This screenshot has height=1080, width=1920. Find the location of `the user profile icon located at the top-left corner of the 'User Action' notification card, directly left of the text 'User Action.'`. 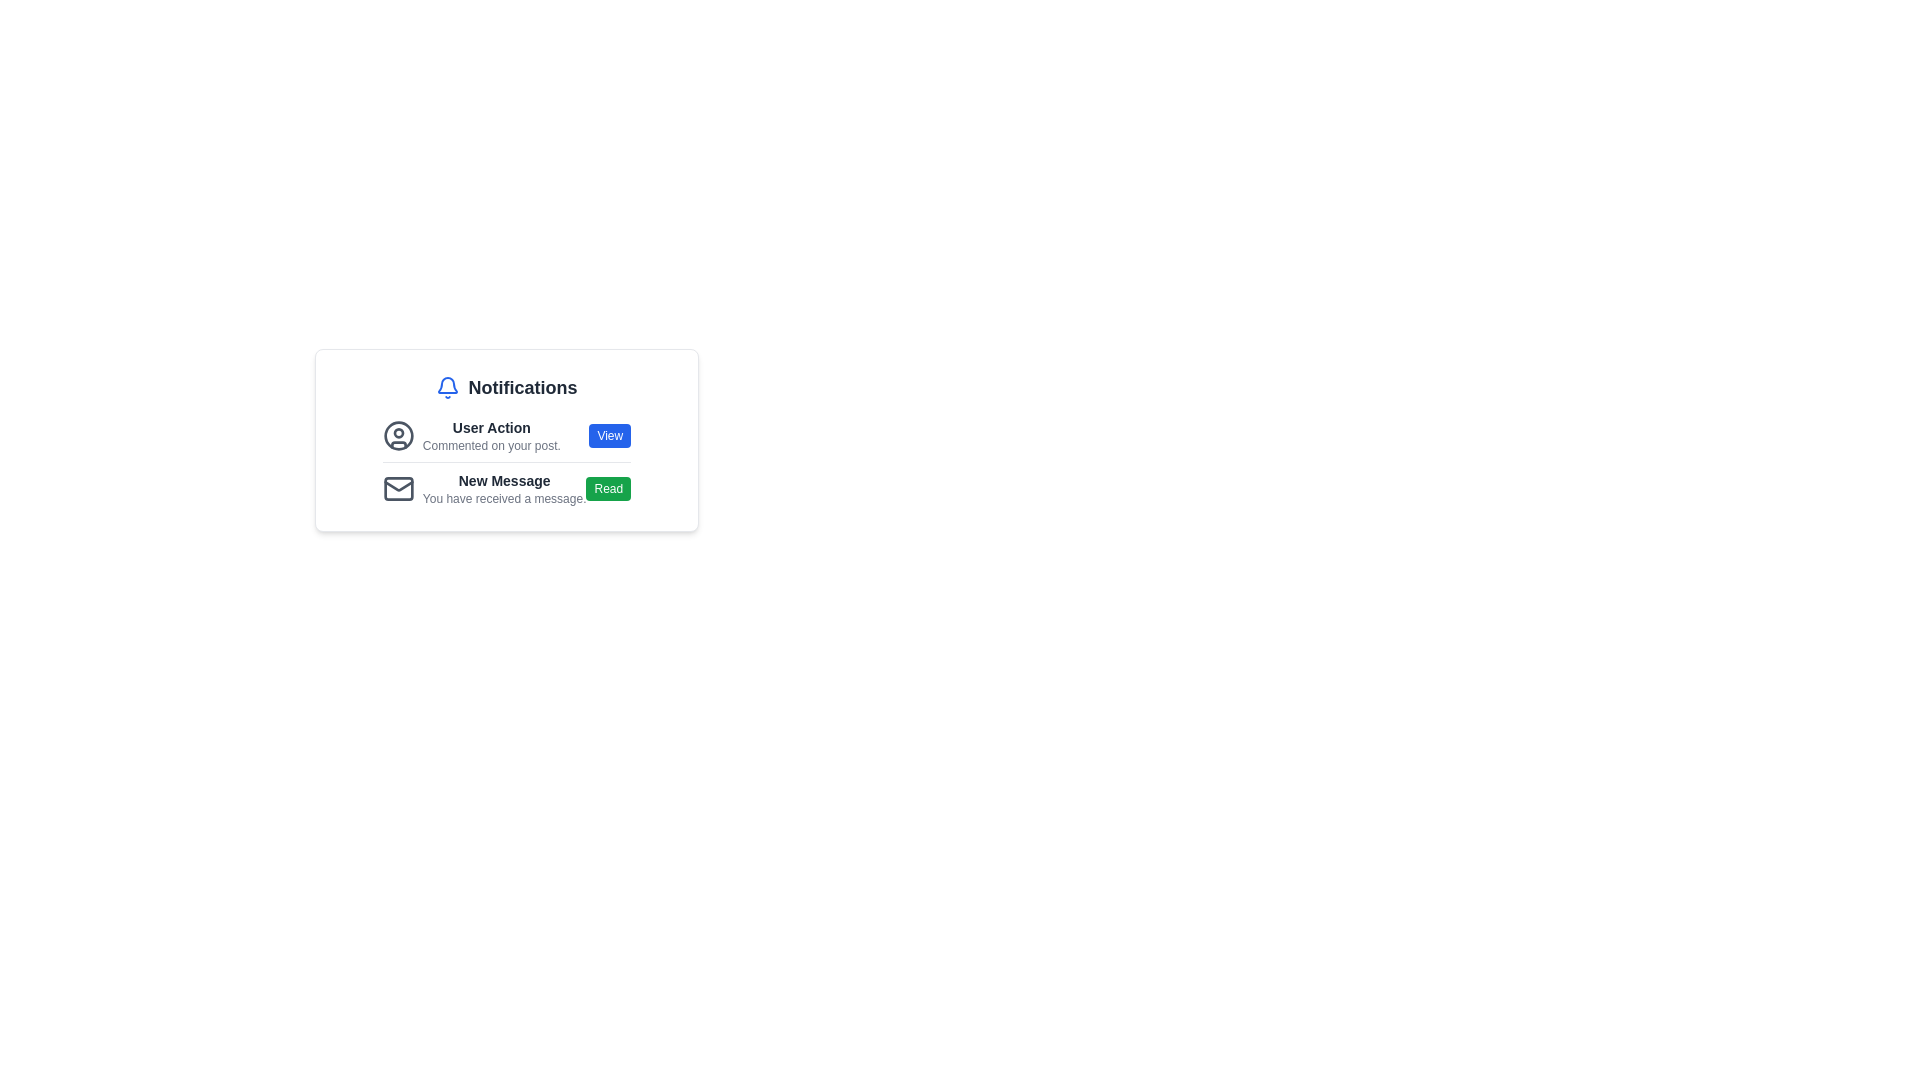

the user profile icon located at the top-left corner of the 'User Action' notification card, directly left of the text 'User Action.' is located at coordinates (398, 434).